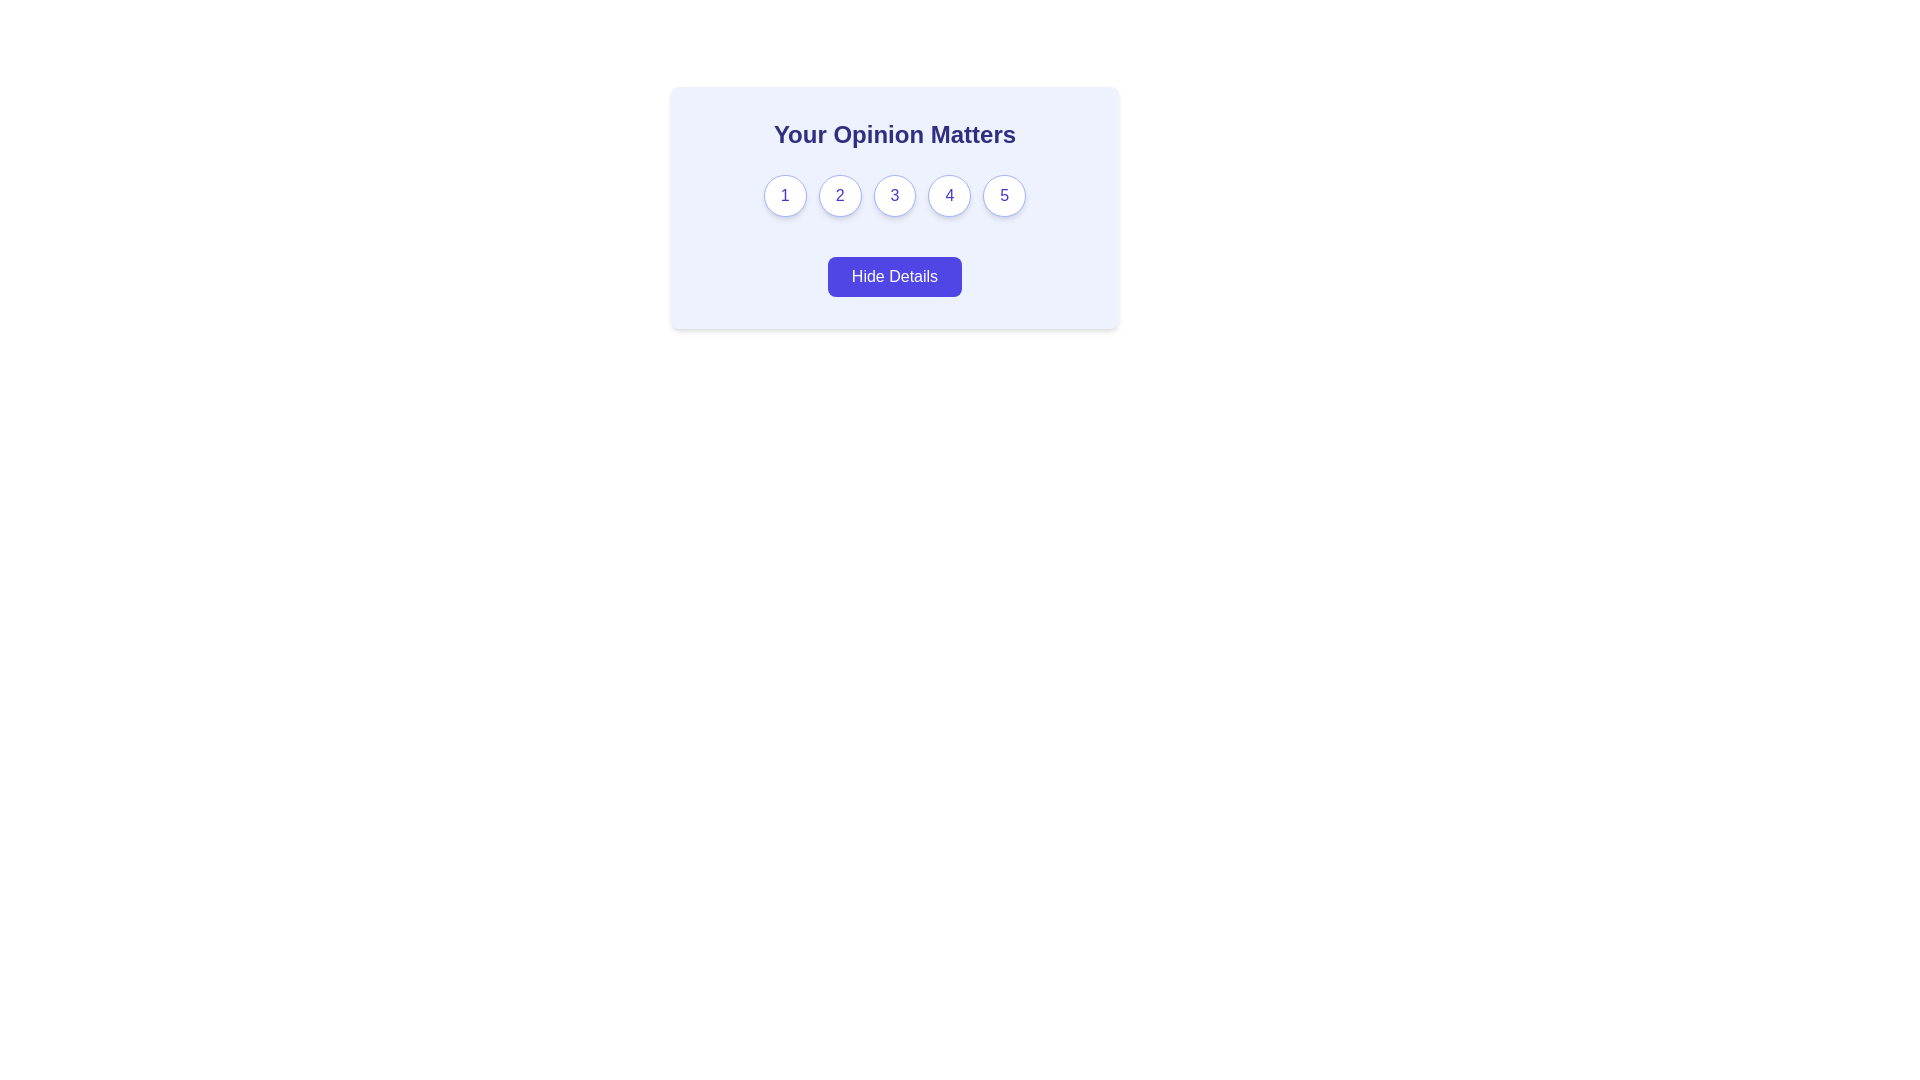 Image resolution: width=1920 pixels, height=1080 pixels. What do you see at coordinates (893, 208) in the screenshot?
I see `the button labeled '3' which is positioned` at bounding box center [893, 208].